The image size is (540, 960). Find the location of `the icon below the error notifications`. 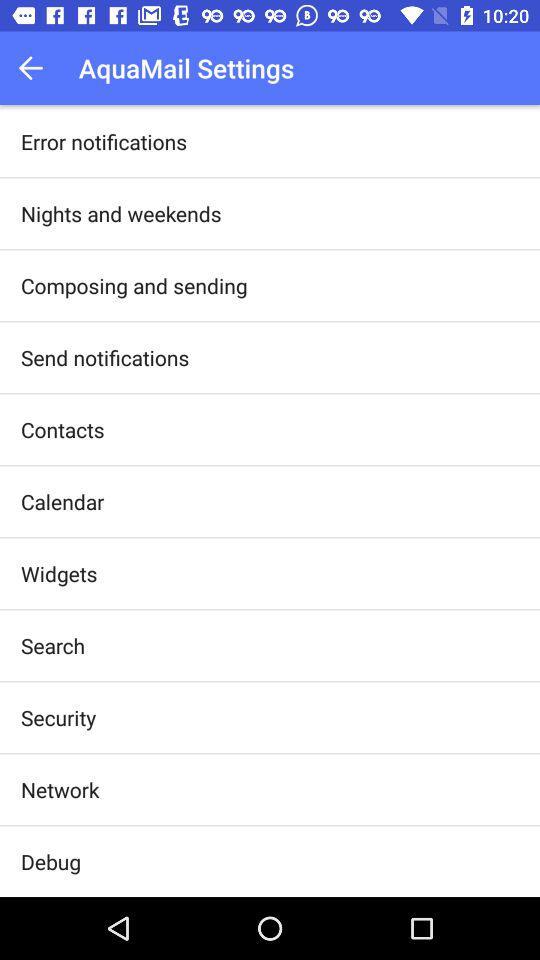

the icon below the error notifications is located at coordinates (121, 213).